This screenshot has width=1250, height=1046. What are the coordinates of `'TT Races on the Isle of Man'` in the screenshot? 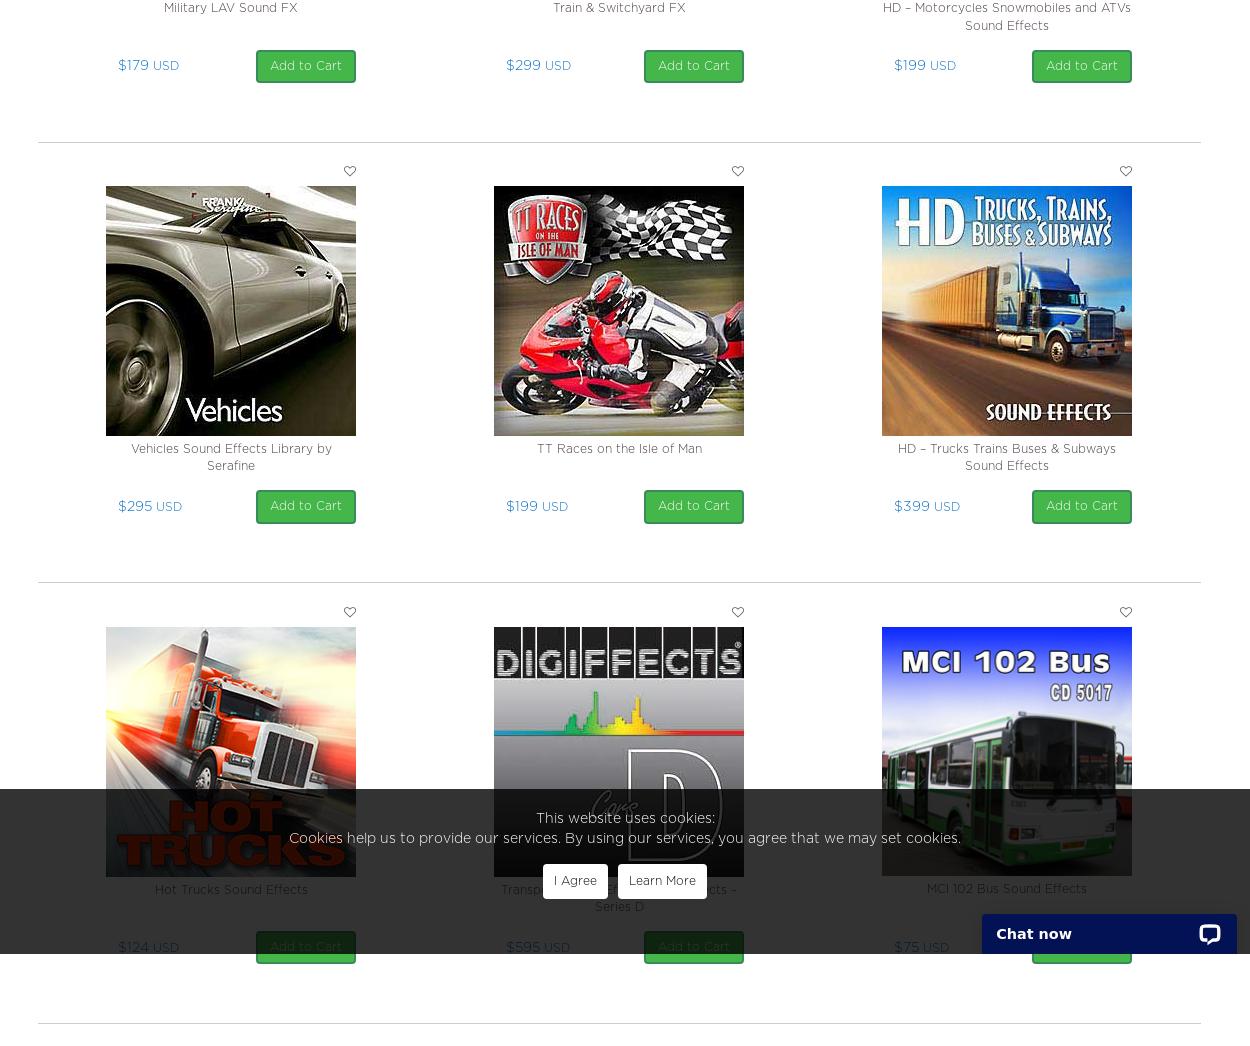 It's located at (617, 448).